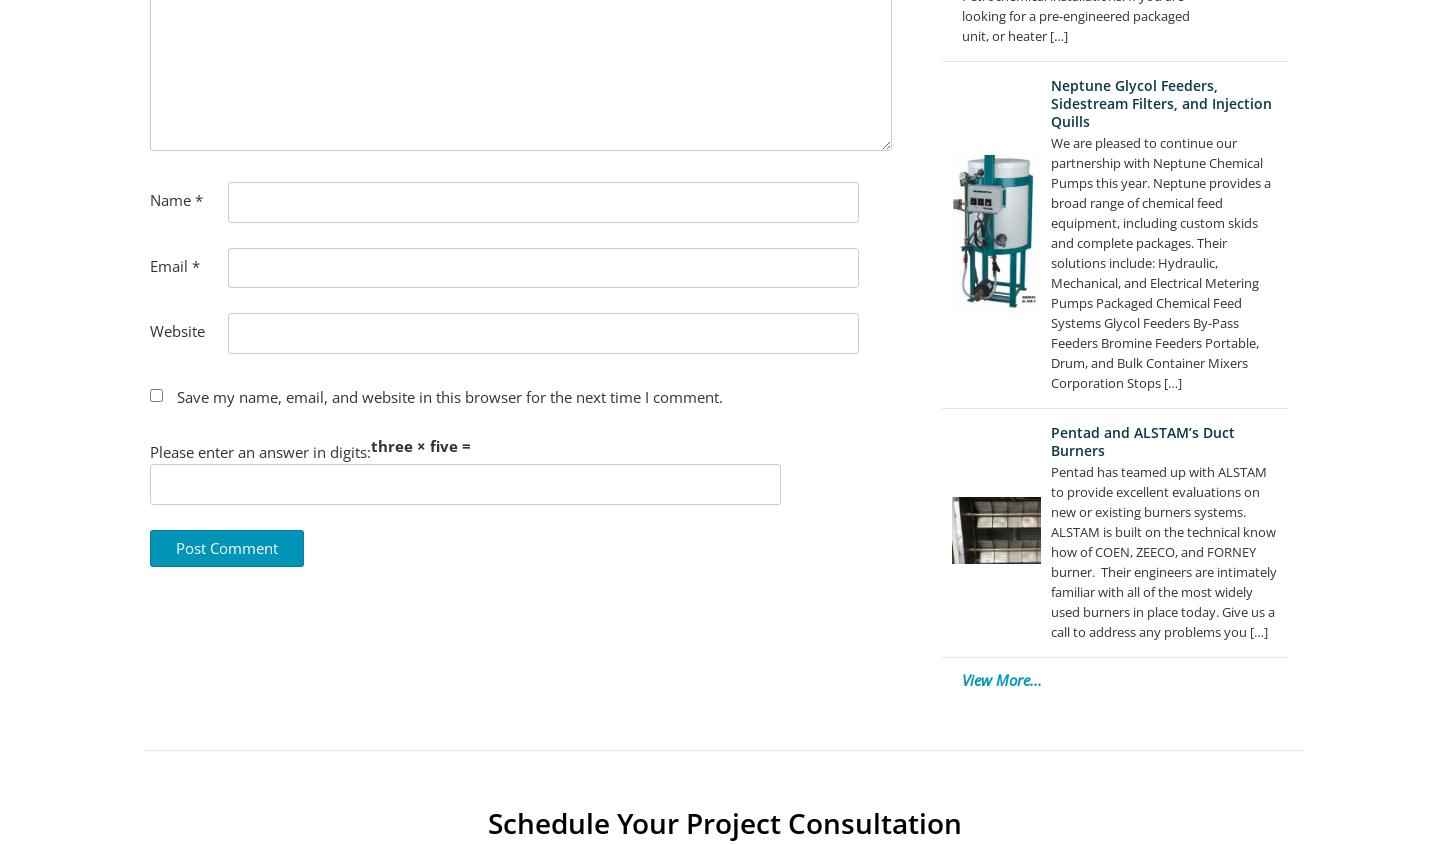 This screenshot has height=844, width=1450. What do you see at coordinates (1141, 440) in the screenshot?
I see `'Pentad and ALSTAM’s Duct Burners'` at bounding box center [1141, 440].